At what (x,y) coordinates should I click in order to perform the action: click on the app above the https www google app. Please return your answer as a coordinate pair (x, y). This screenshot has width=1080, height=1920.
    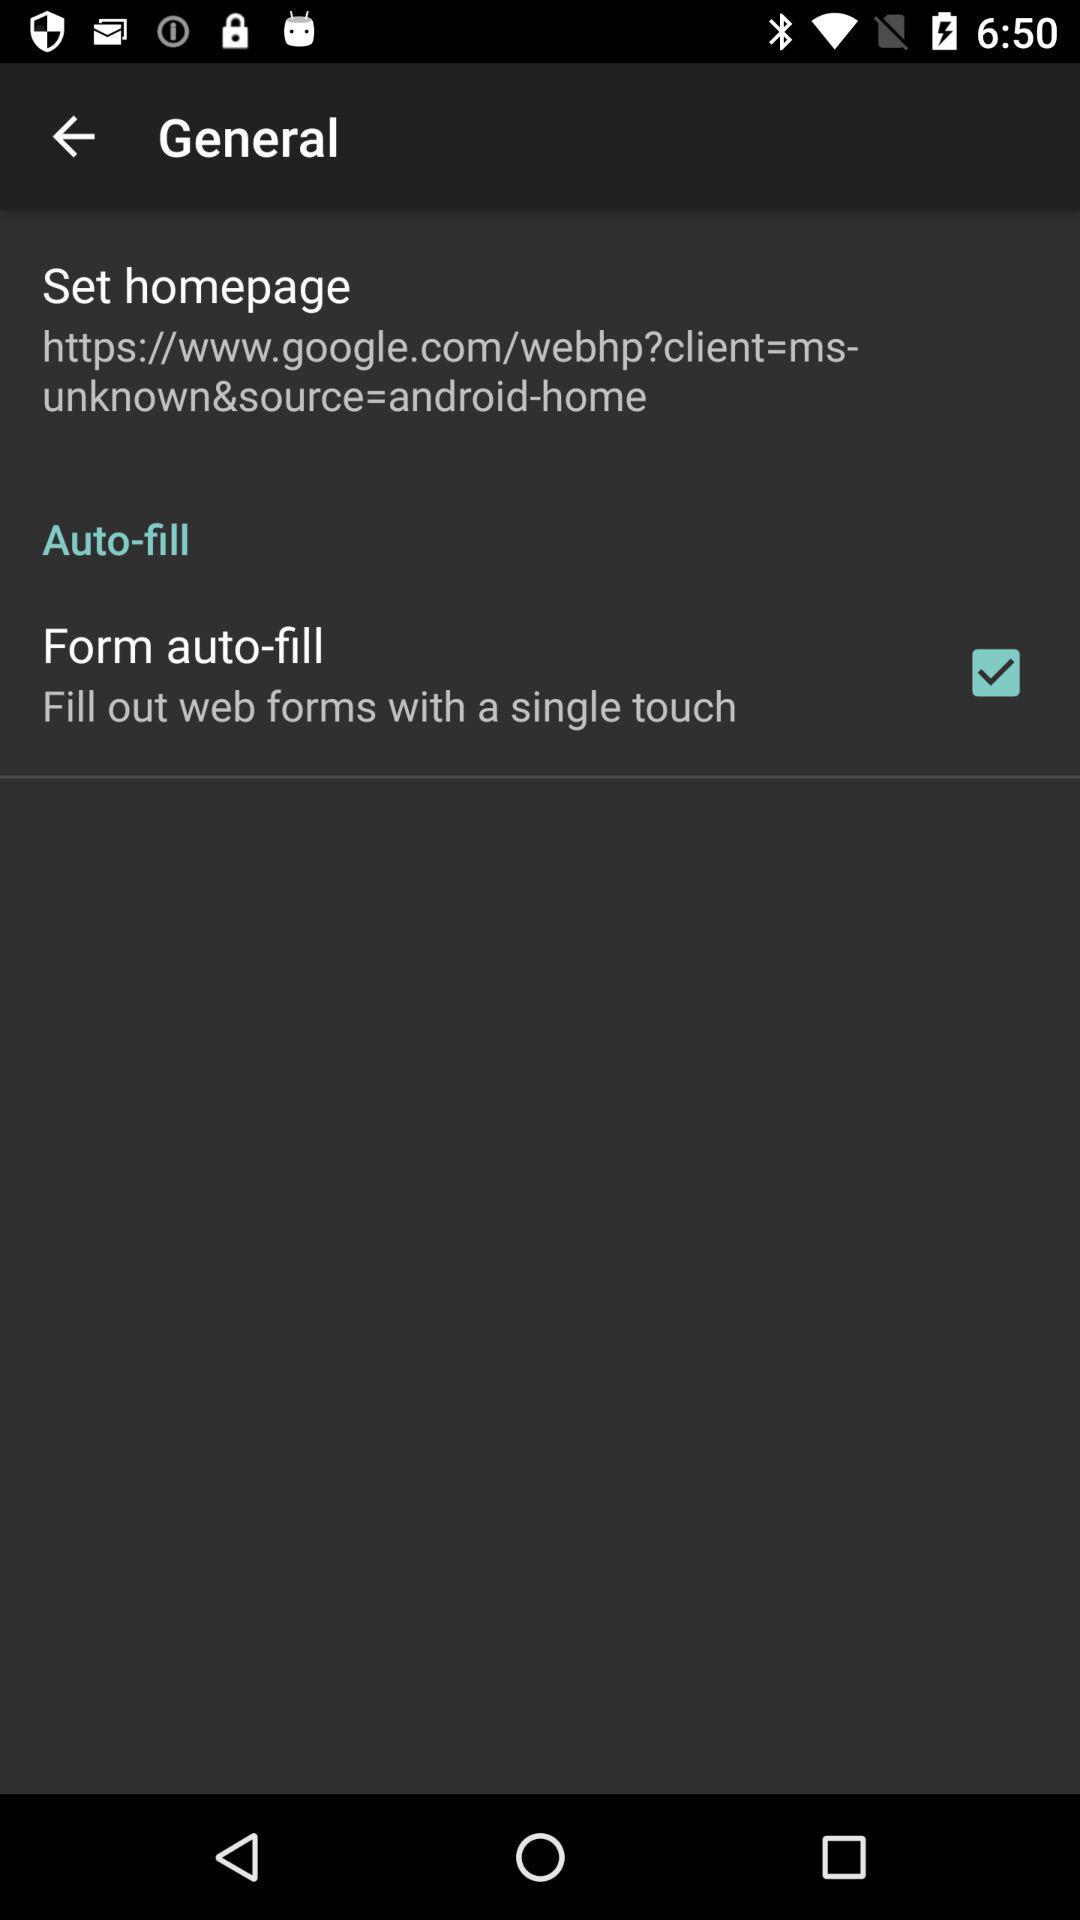
    Looking at the image, I should click on (196, 283).